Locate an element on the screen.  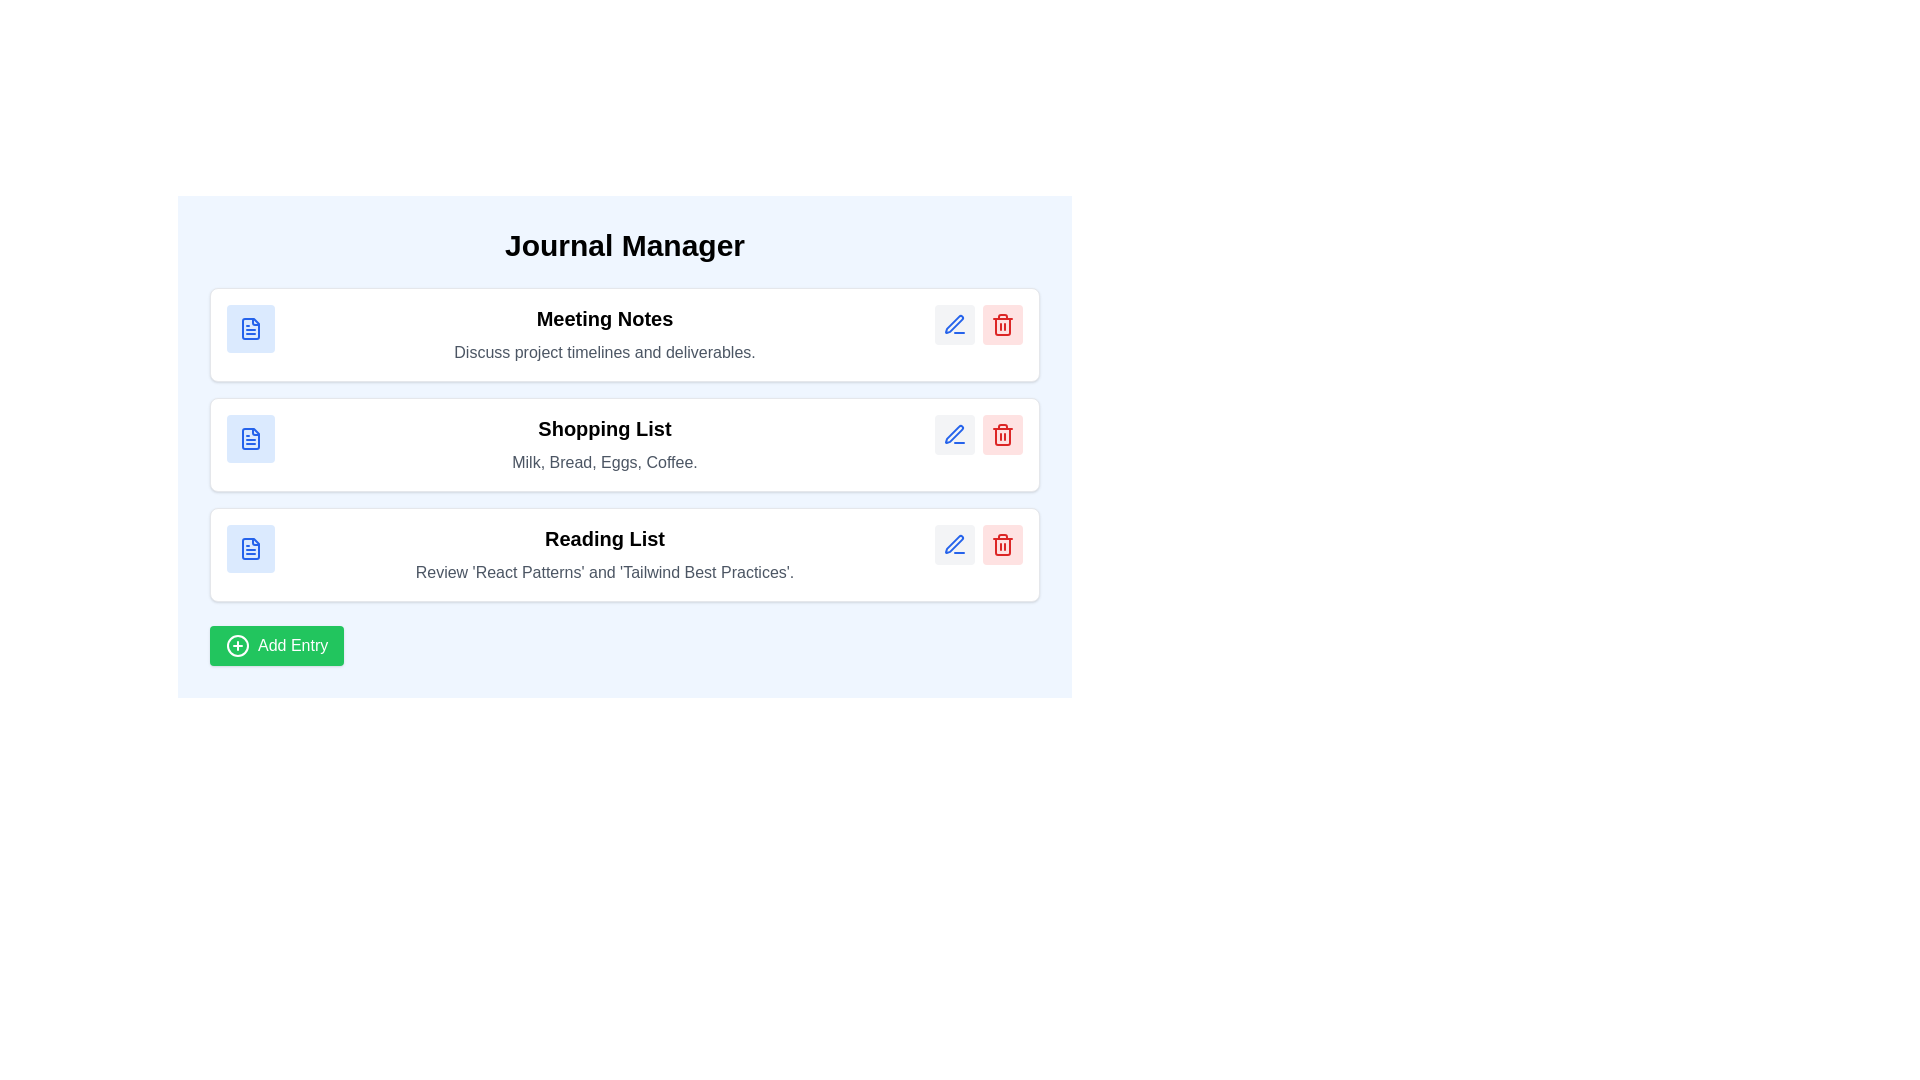
the red trash can icon button located in the last row of the Journal Manager interface, adjacent to the edit icon is located at coordinates (1003, 434).